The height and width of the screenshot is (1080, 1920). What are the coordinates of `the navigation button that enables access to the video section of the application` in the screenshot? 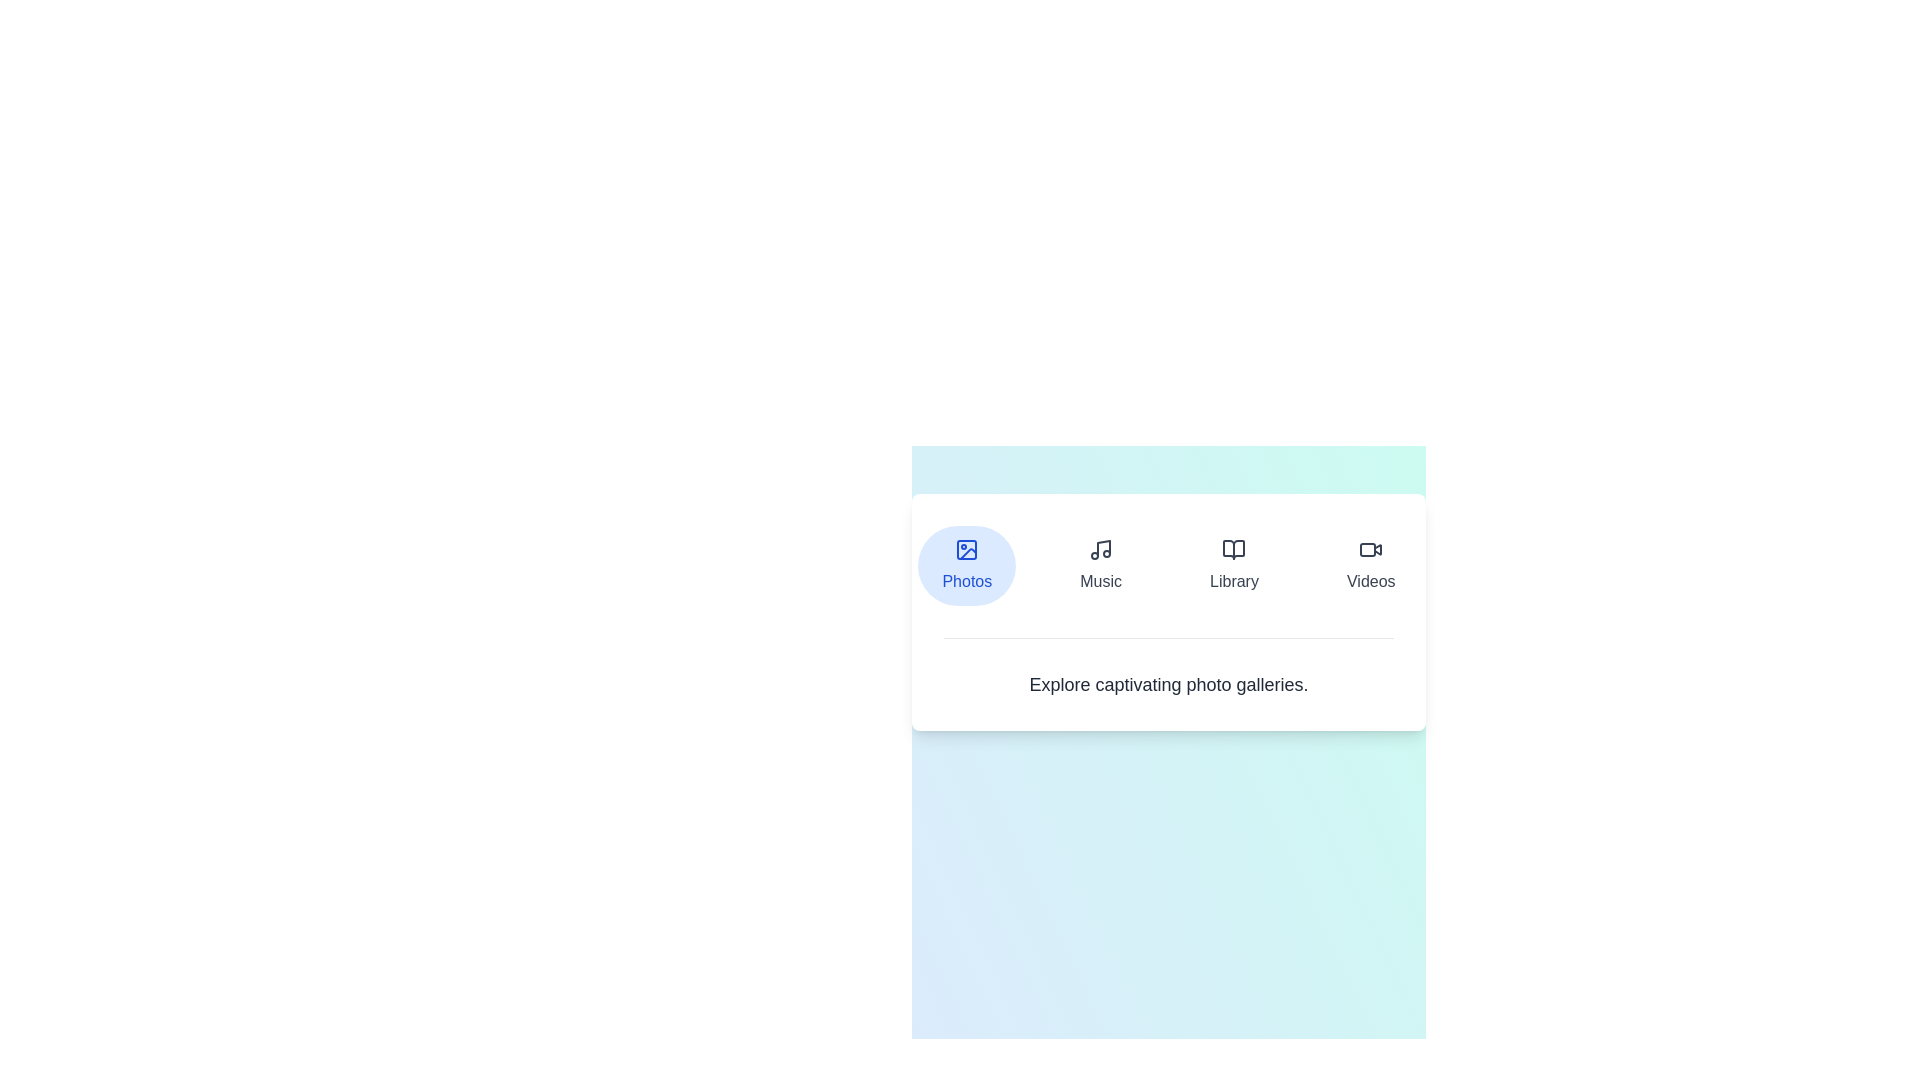 It's located at (1370, 566).